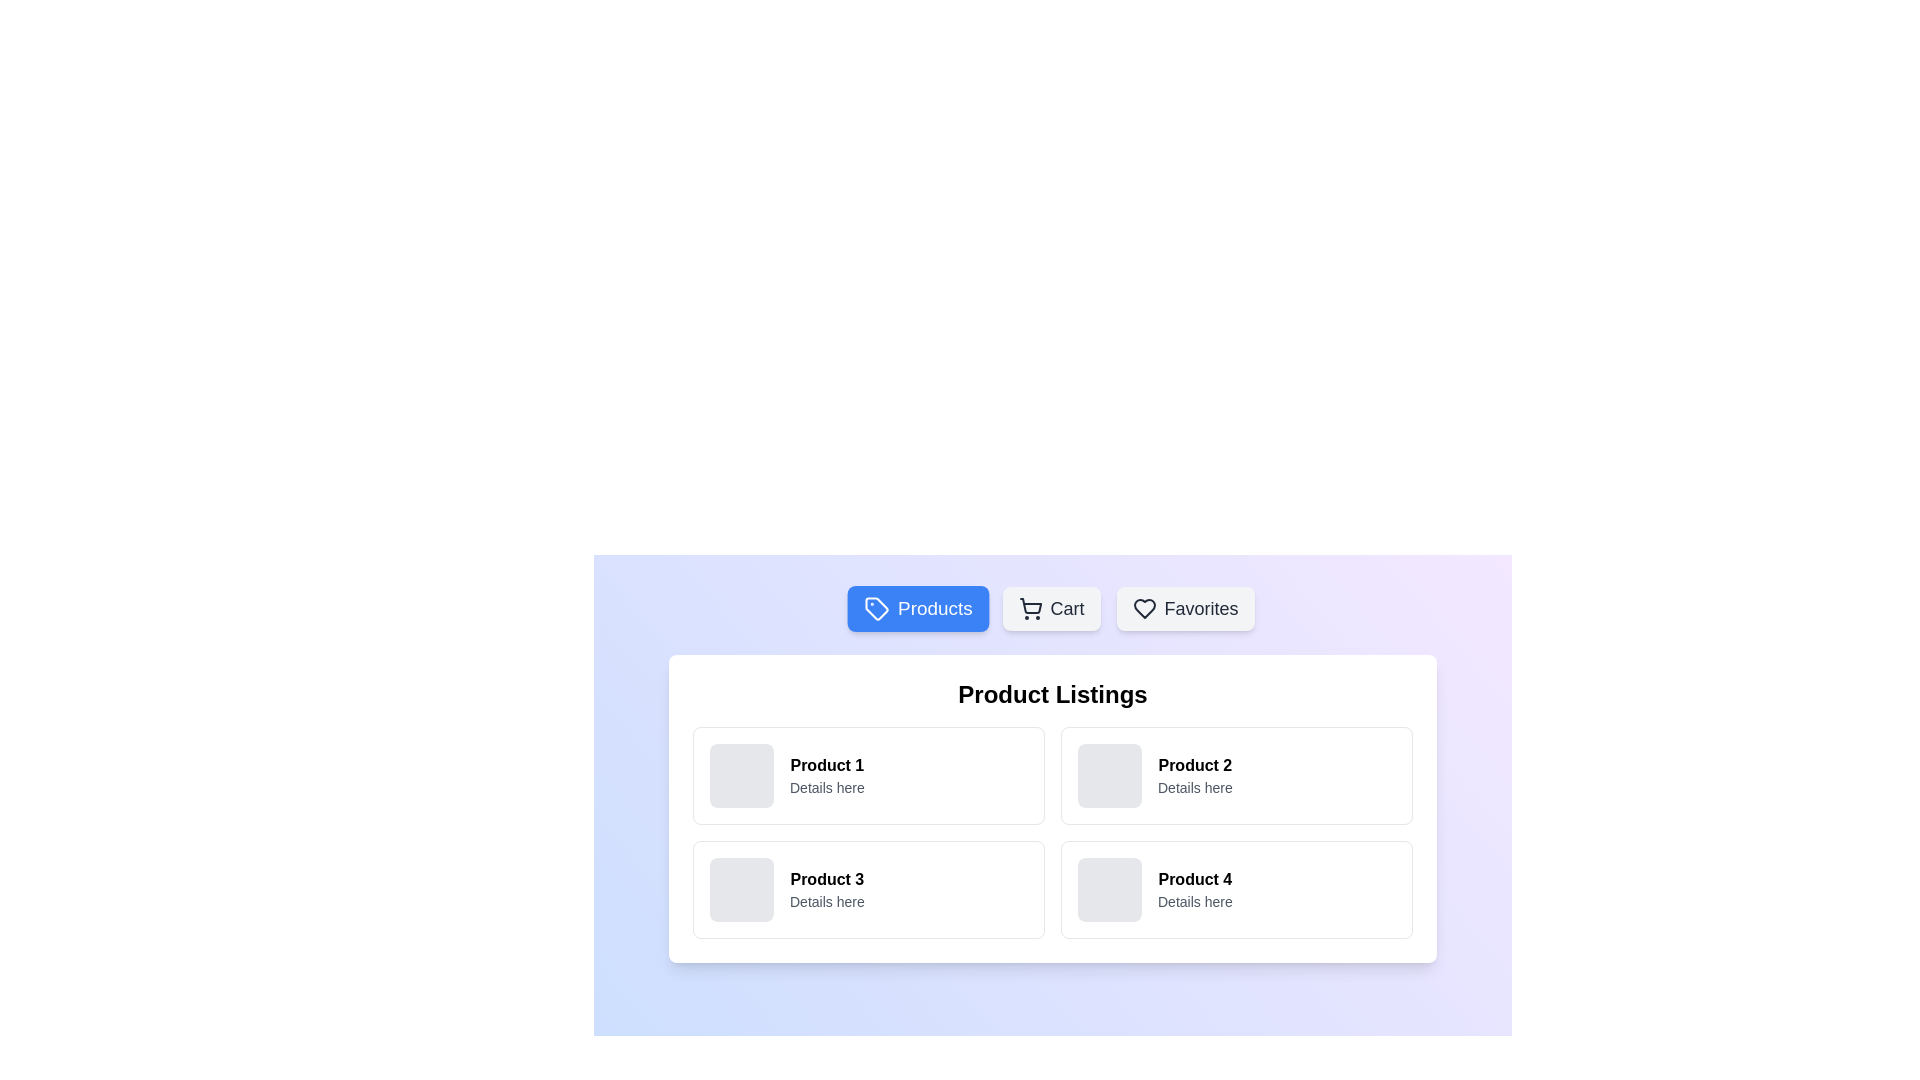 The width and height of the screenshot is (1920, 1080). Describe the element at coordinates (1195, 889) in the screenshot. I see `the Text component that provides the title and description of Product 4, located in the bottom-right cell of the product listing grid` at that location.